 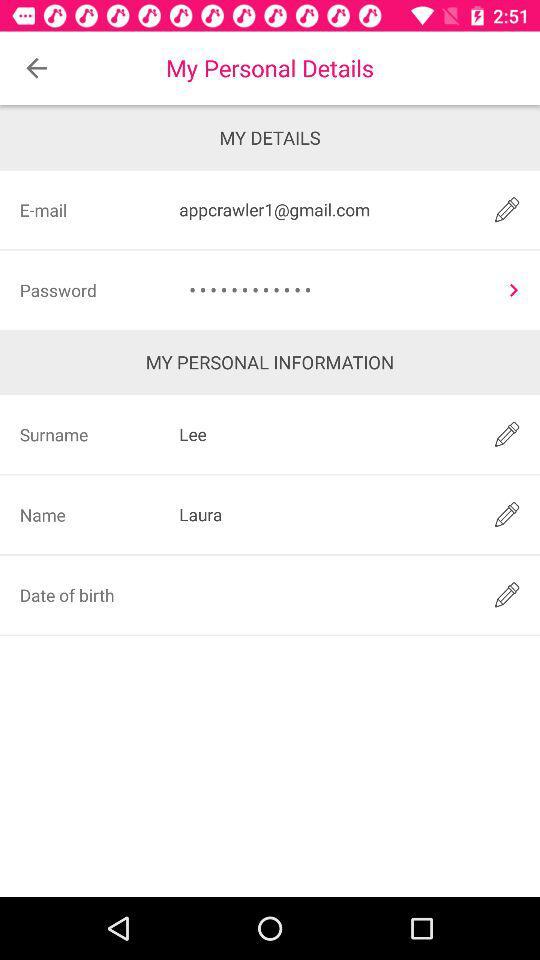 What do you see at coordinates (323, 434) in the screenshot?
I see `icon next to surname` at bounding box center [323, 434].